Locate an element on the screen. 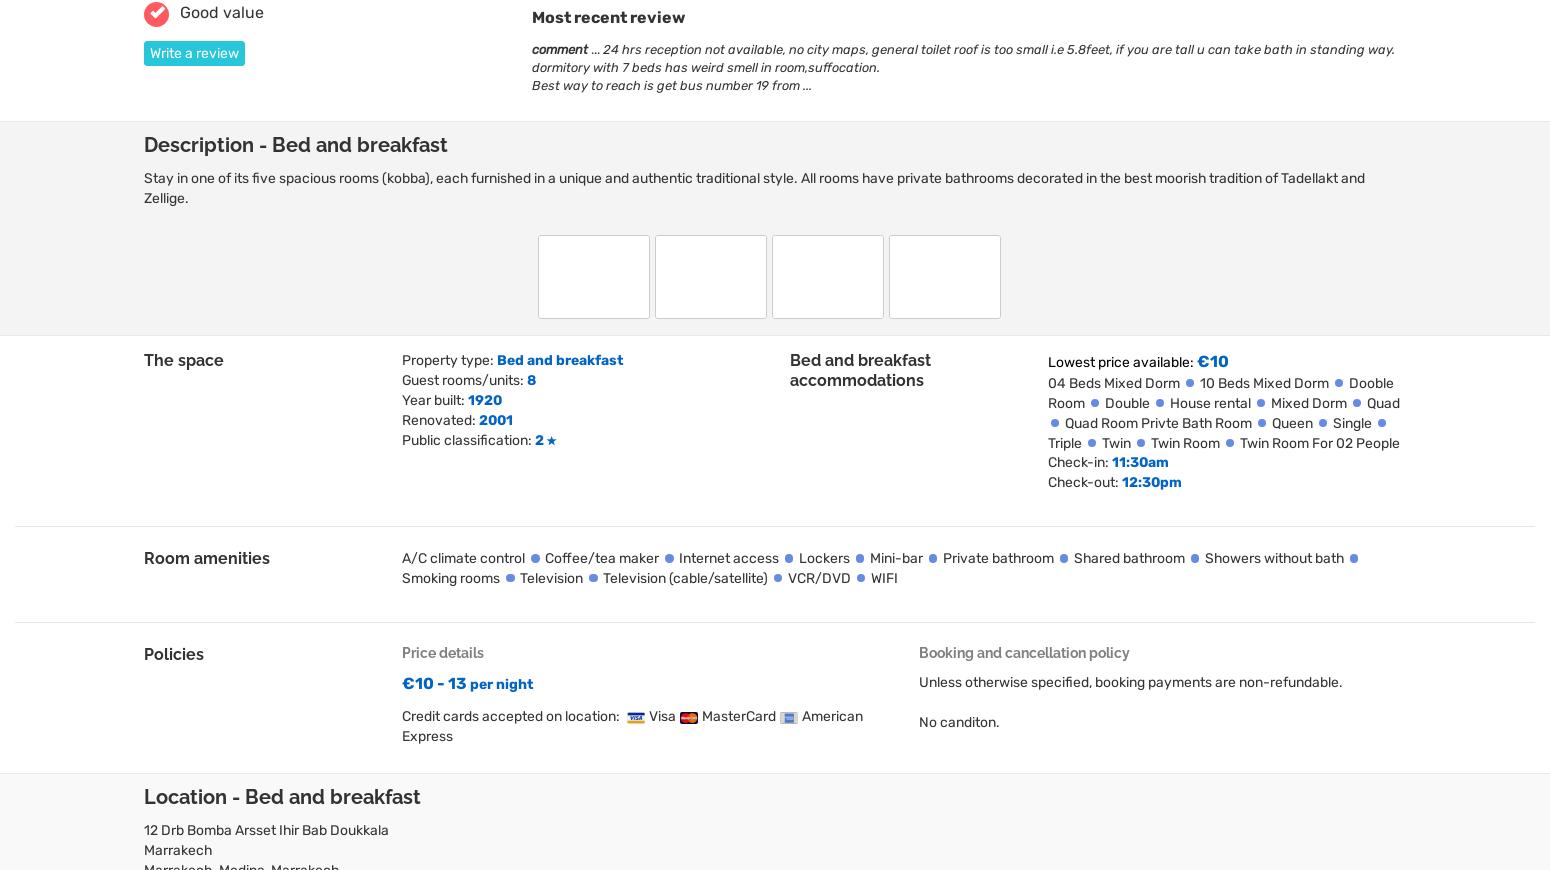  '8' is located at coordinates (530, 378).